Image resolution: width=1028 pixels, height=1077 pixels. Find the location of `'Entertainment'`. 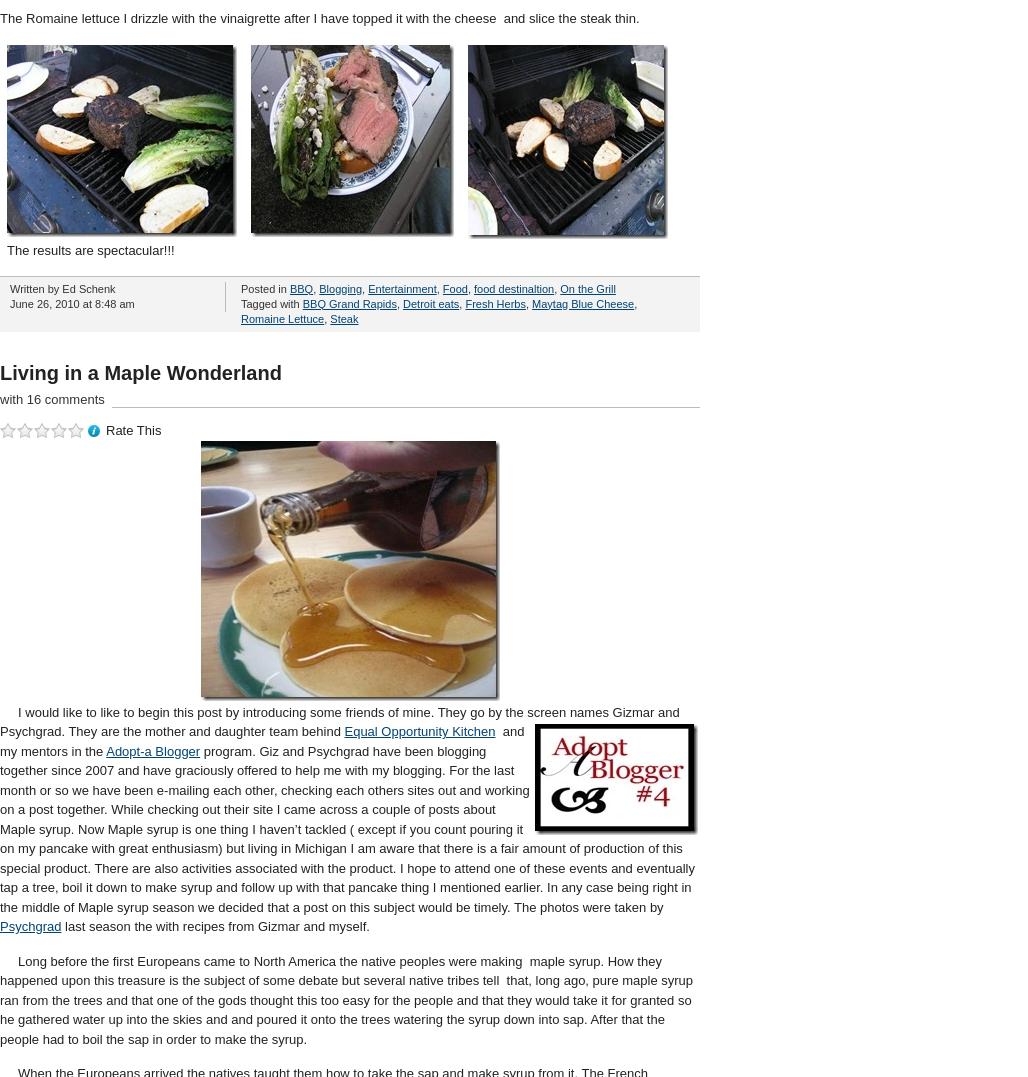

'Entertainment' is located at coordinates (402, 286).